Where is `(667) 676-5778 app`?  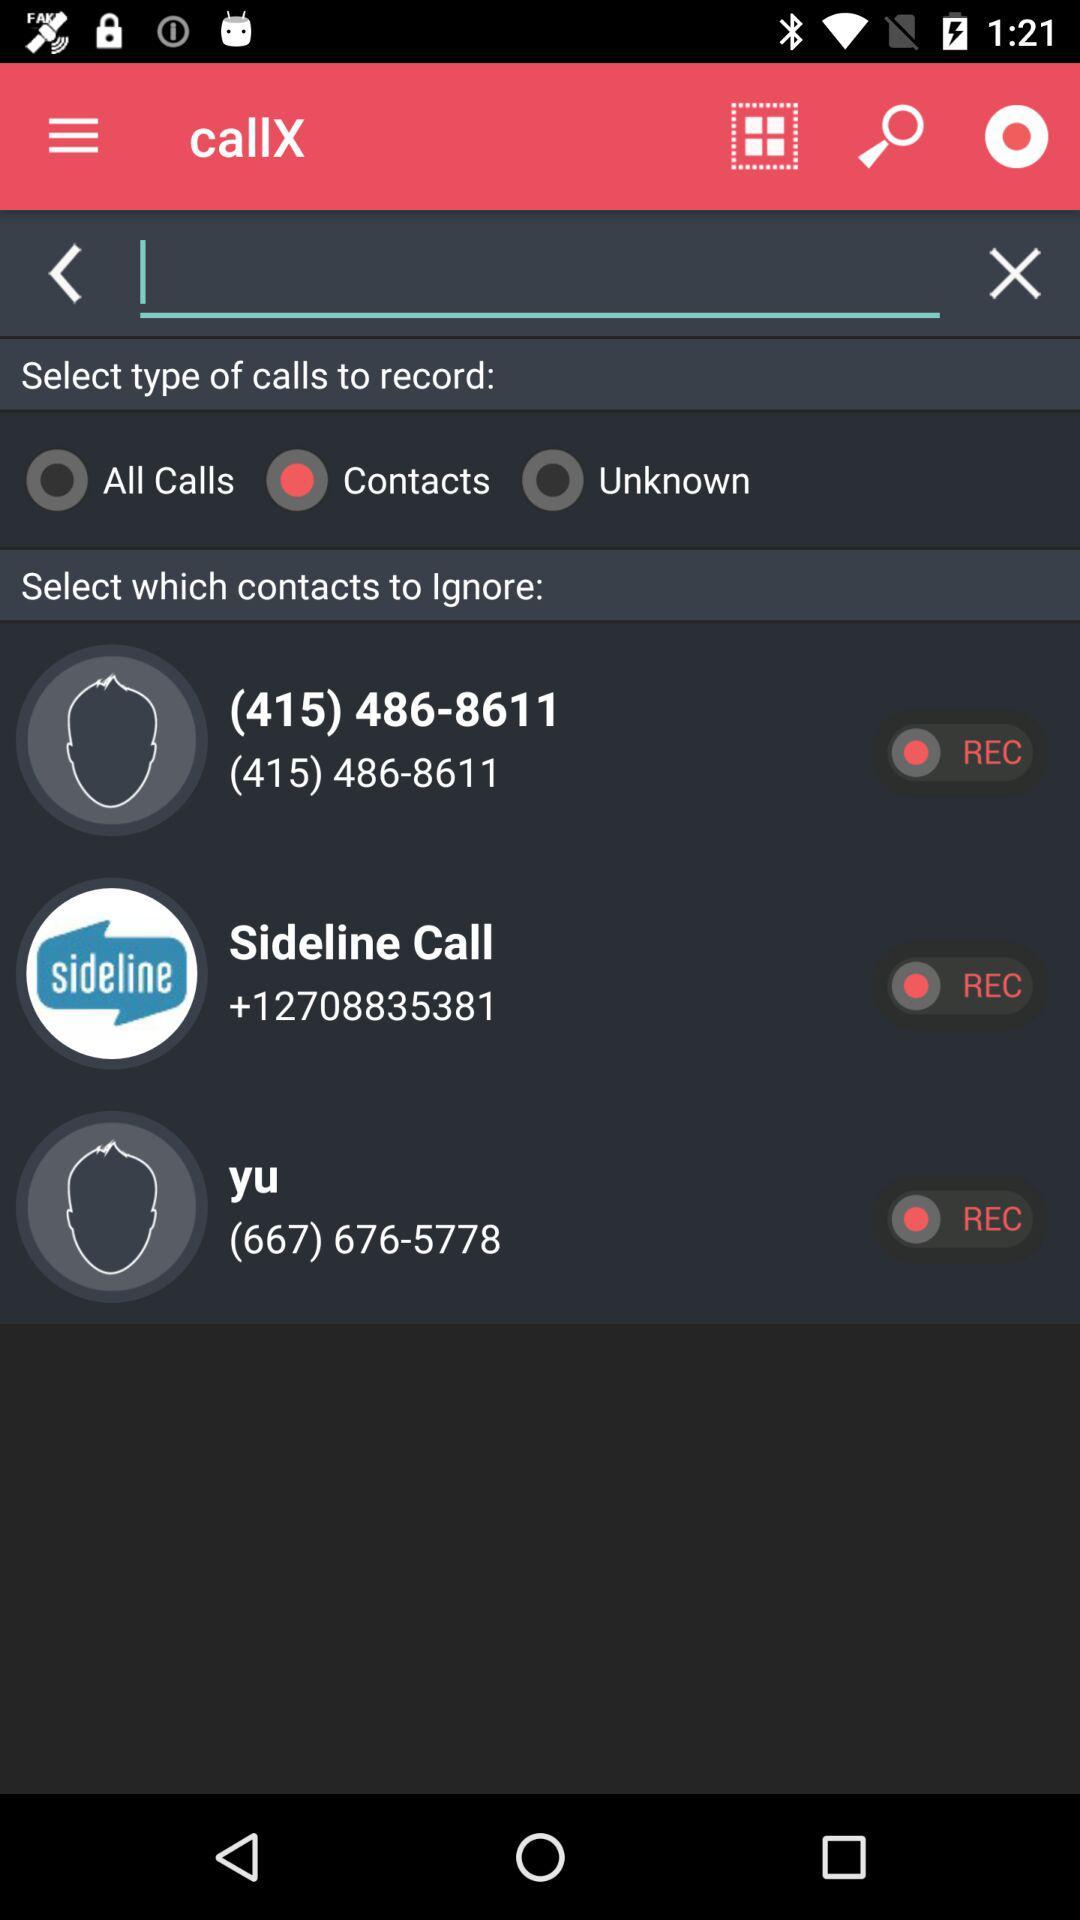 (667) 676-5778 app is located at coordinates (358, 1236).